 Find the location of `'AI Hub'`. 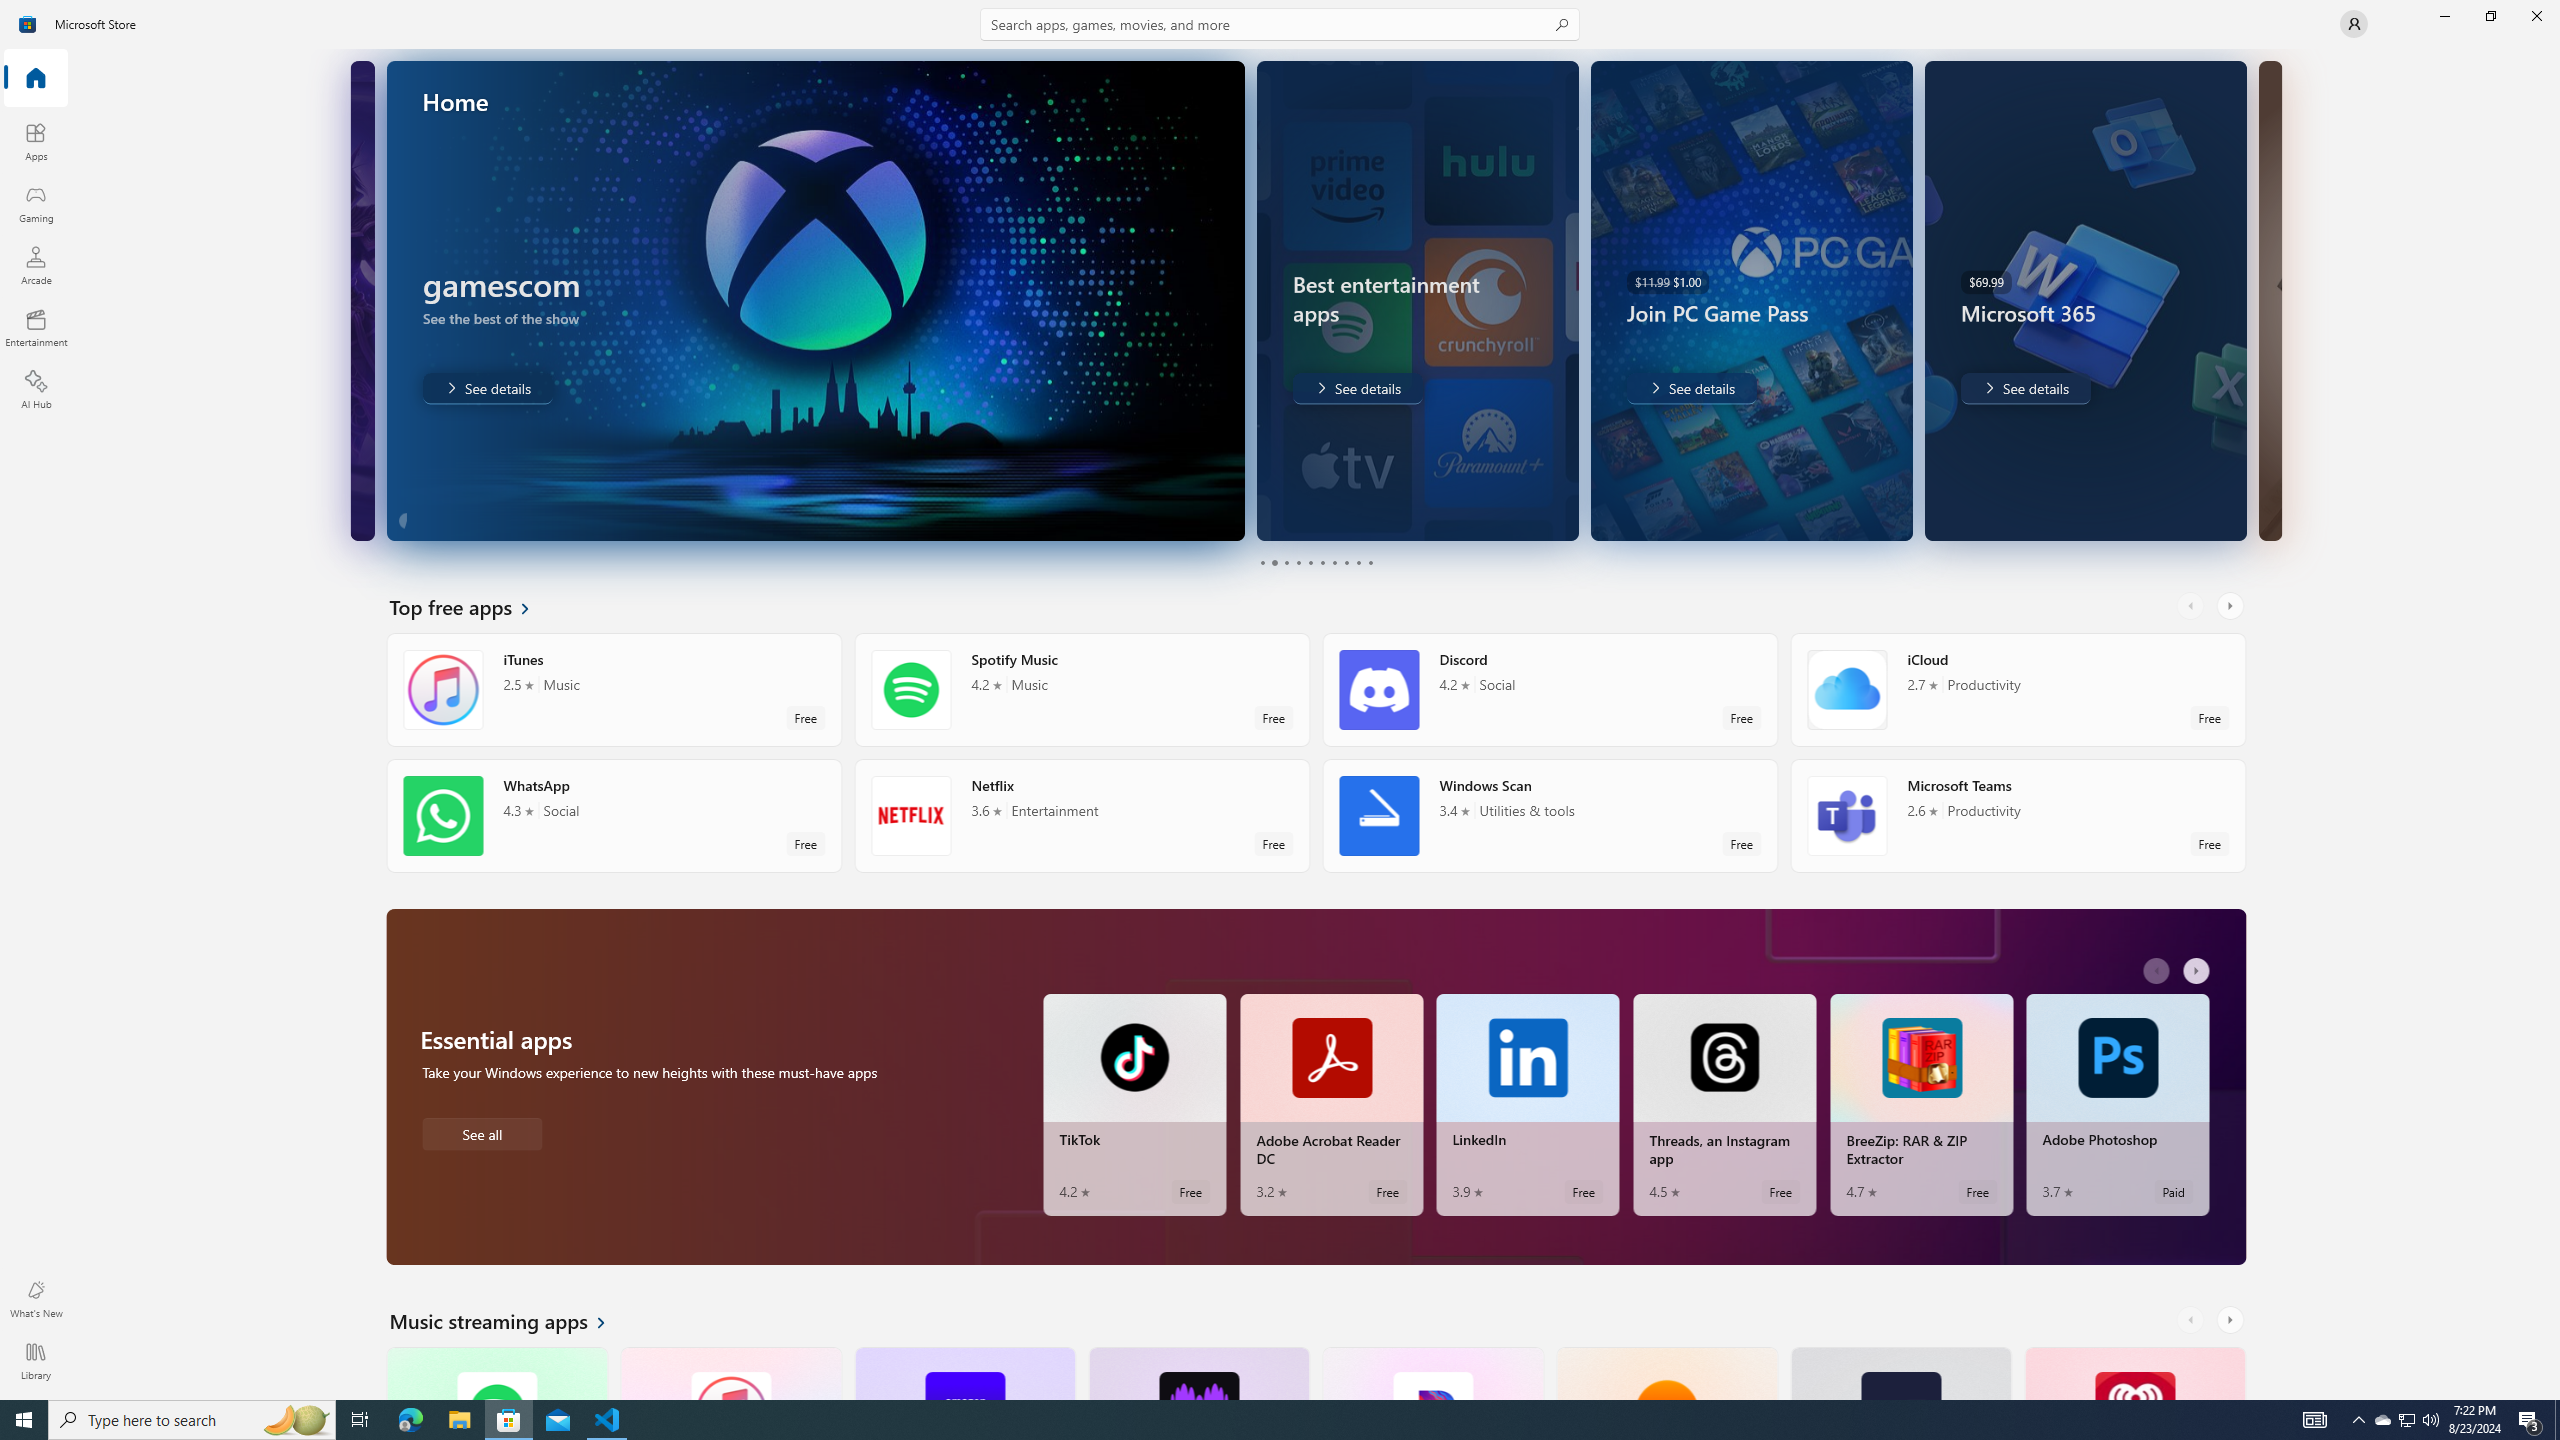

'AI Hub' is located at coordinates (34, 388).